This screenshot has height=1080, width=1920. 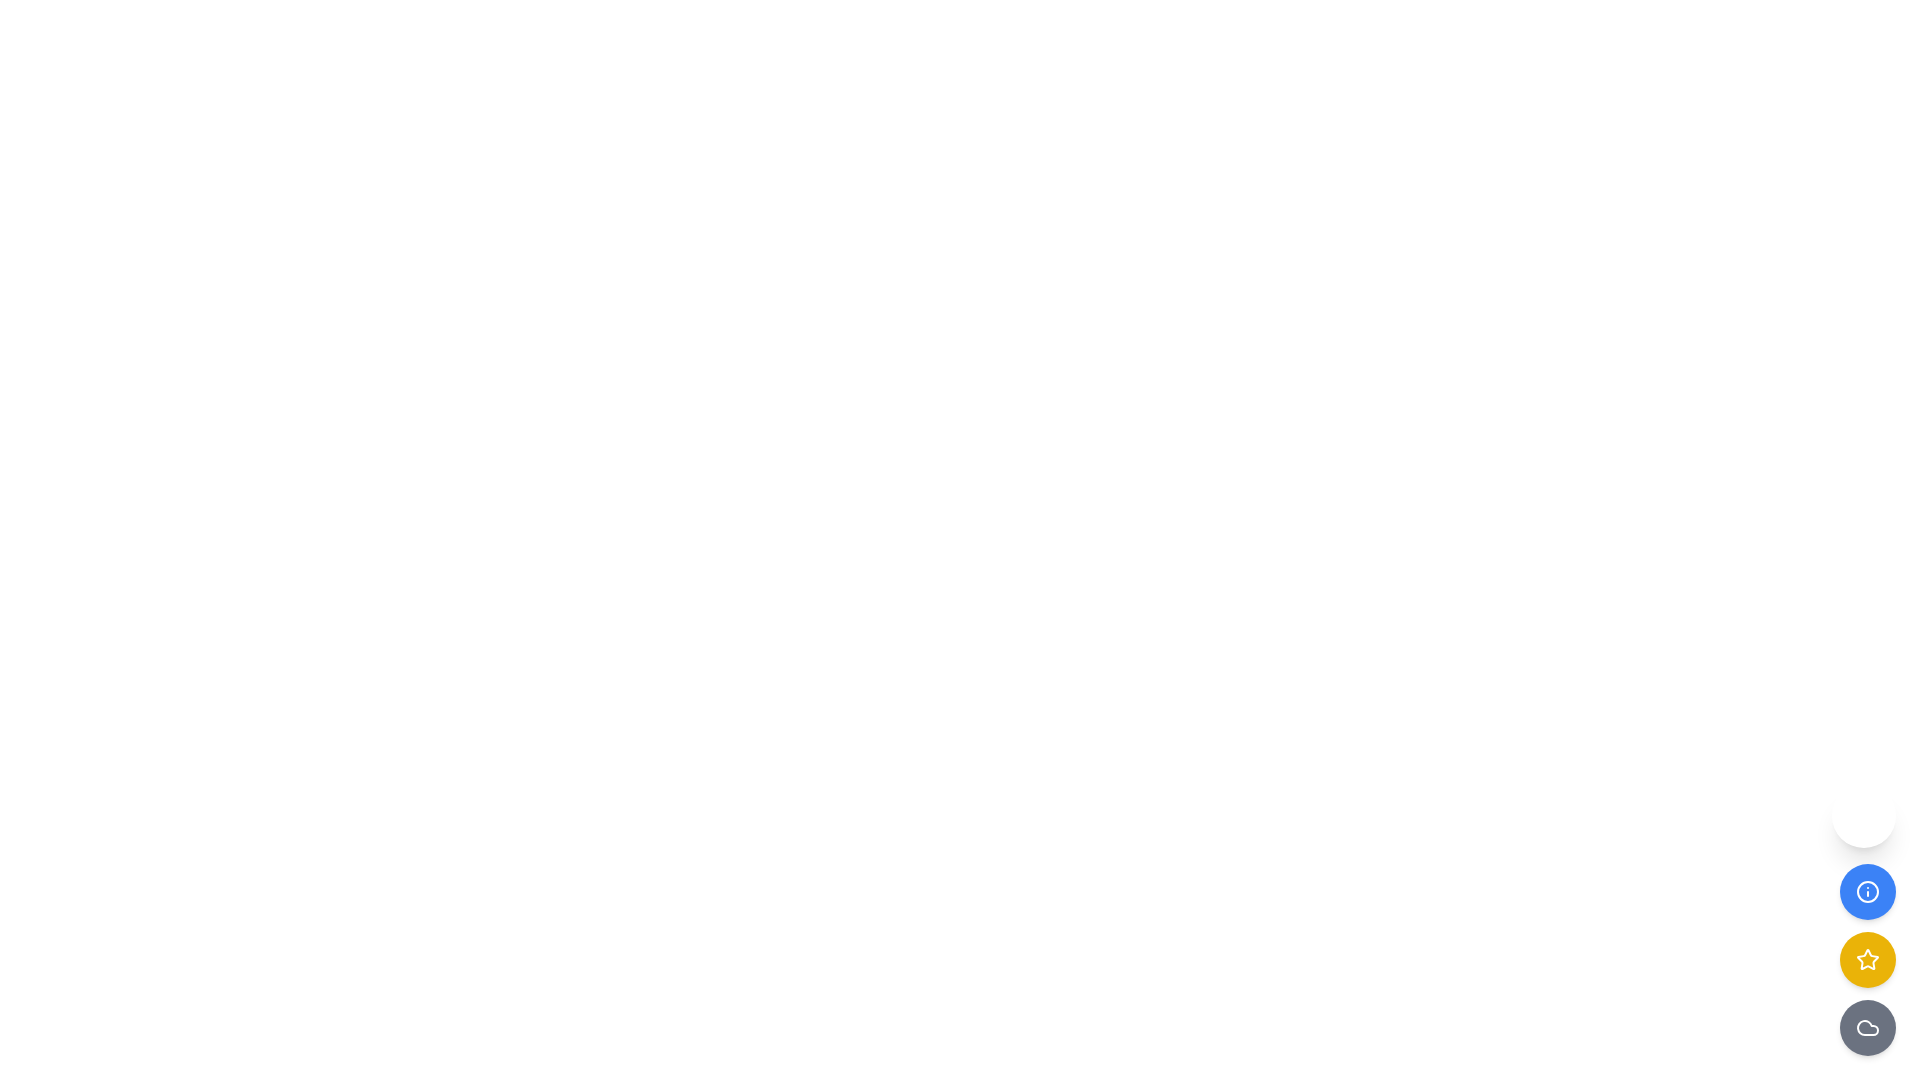 I want to click on the cloud icon located at the bottom-right corner of the interface, so click(x=1866, y=1028).